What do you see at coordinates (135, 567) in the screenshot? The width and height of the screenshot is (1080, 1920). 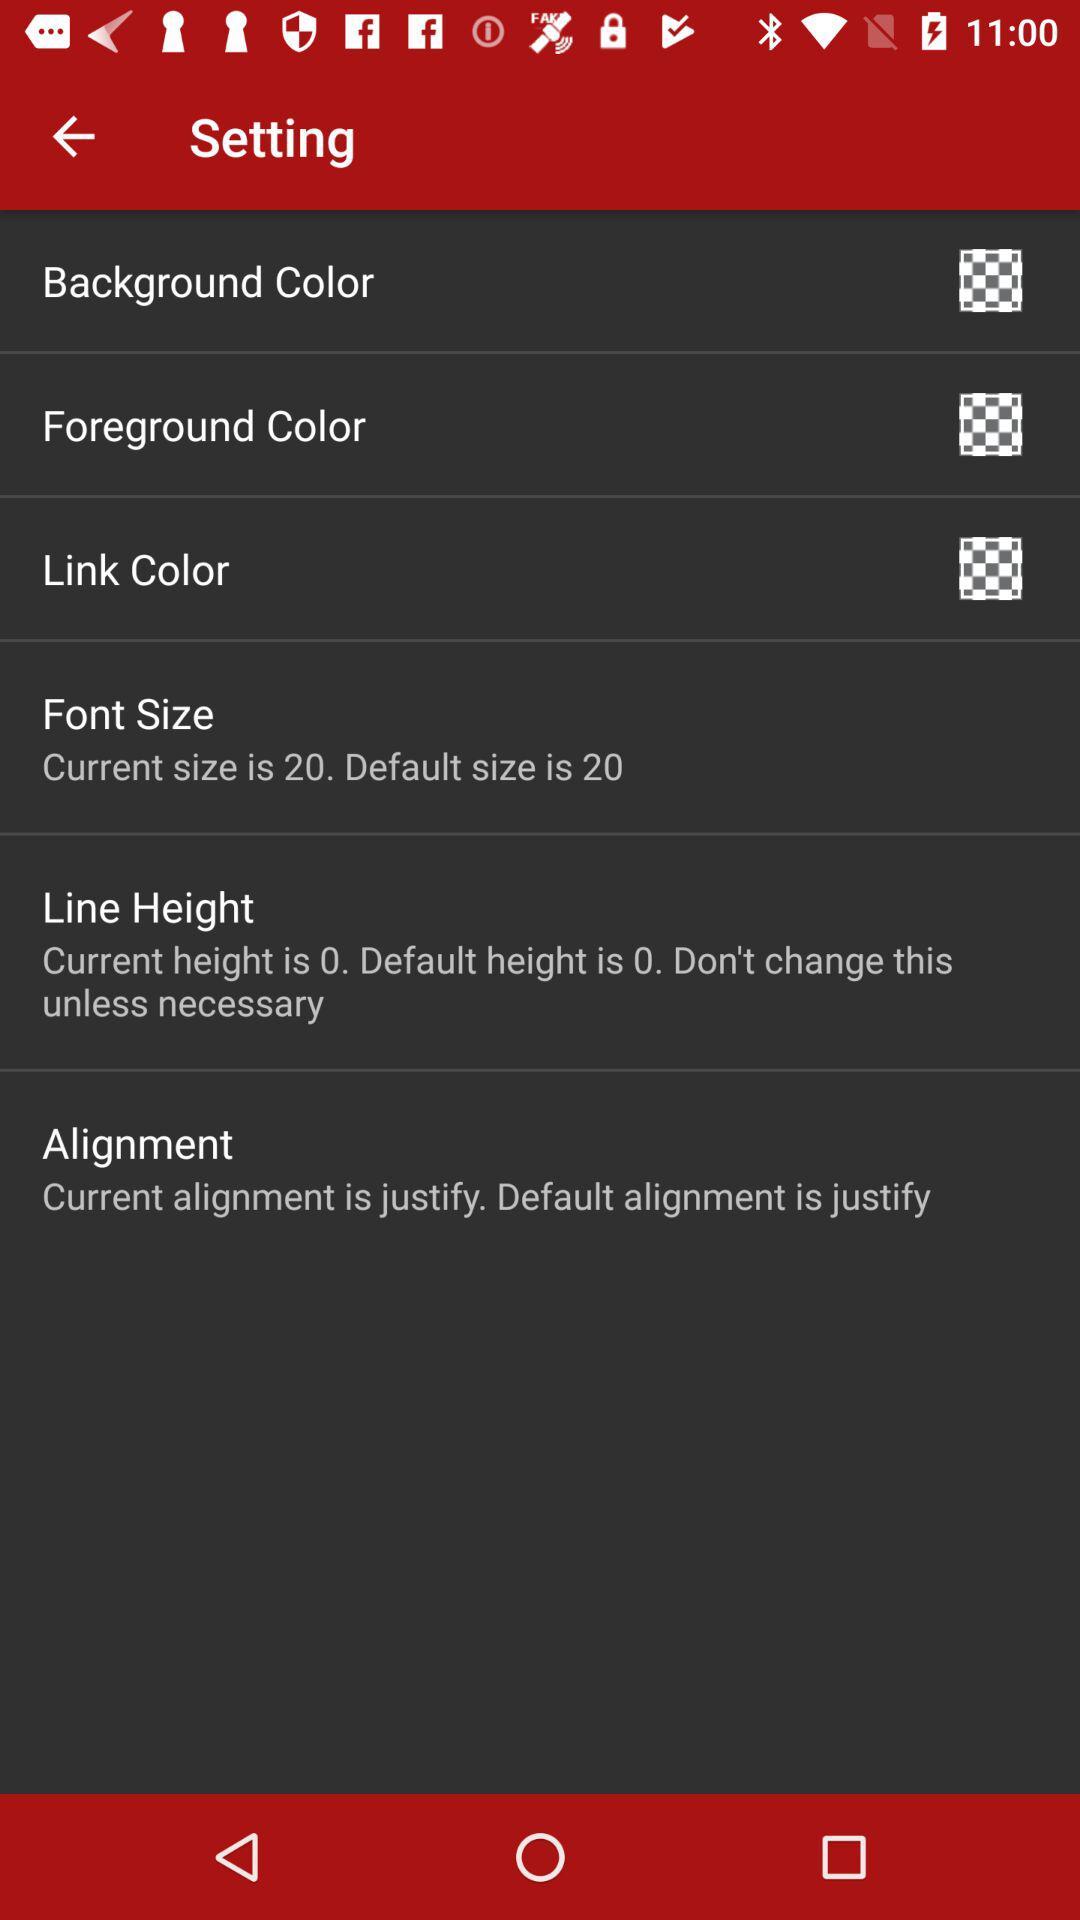 I see `item above font size` at bounding box center [135, 567].